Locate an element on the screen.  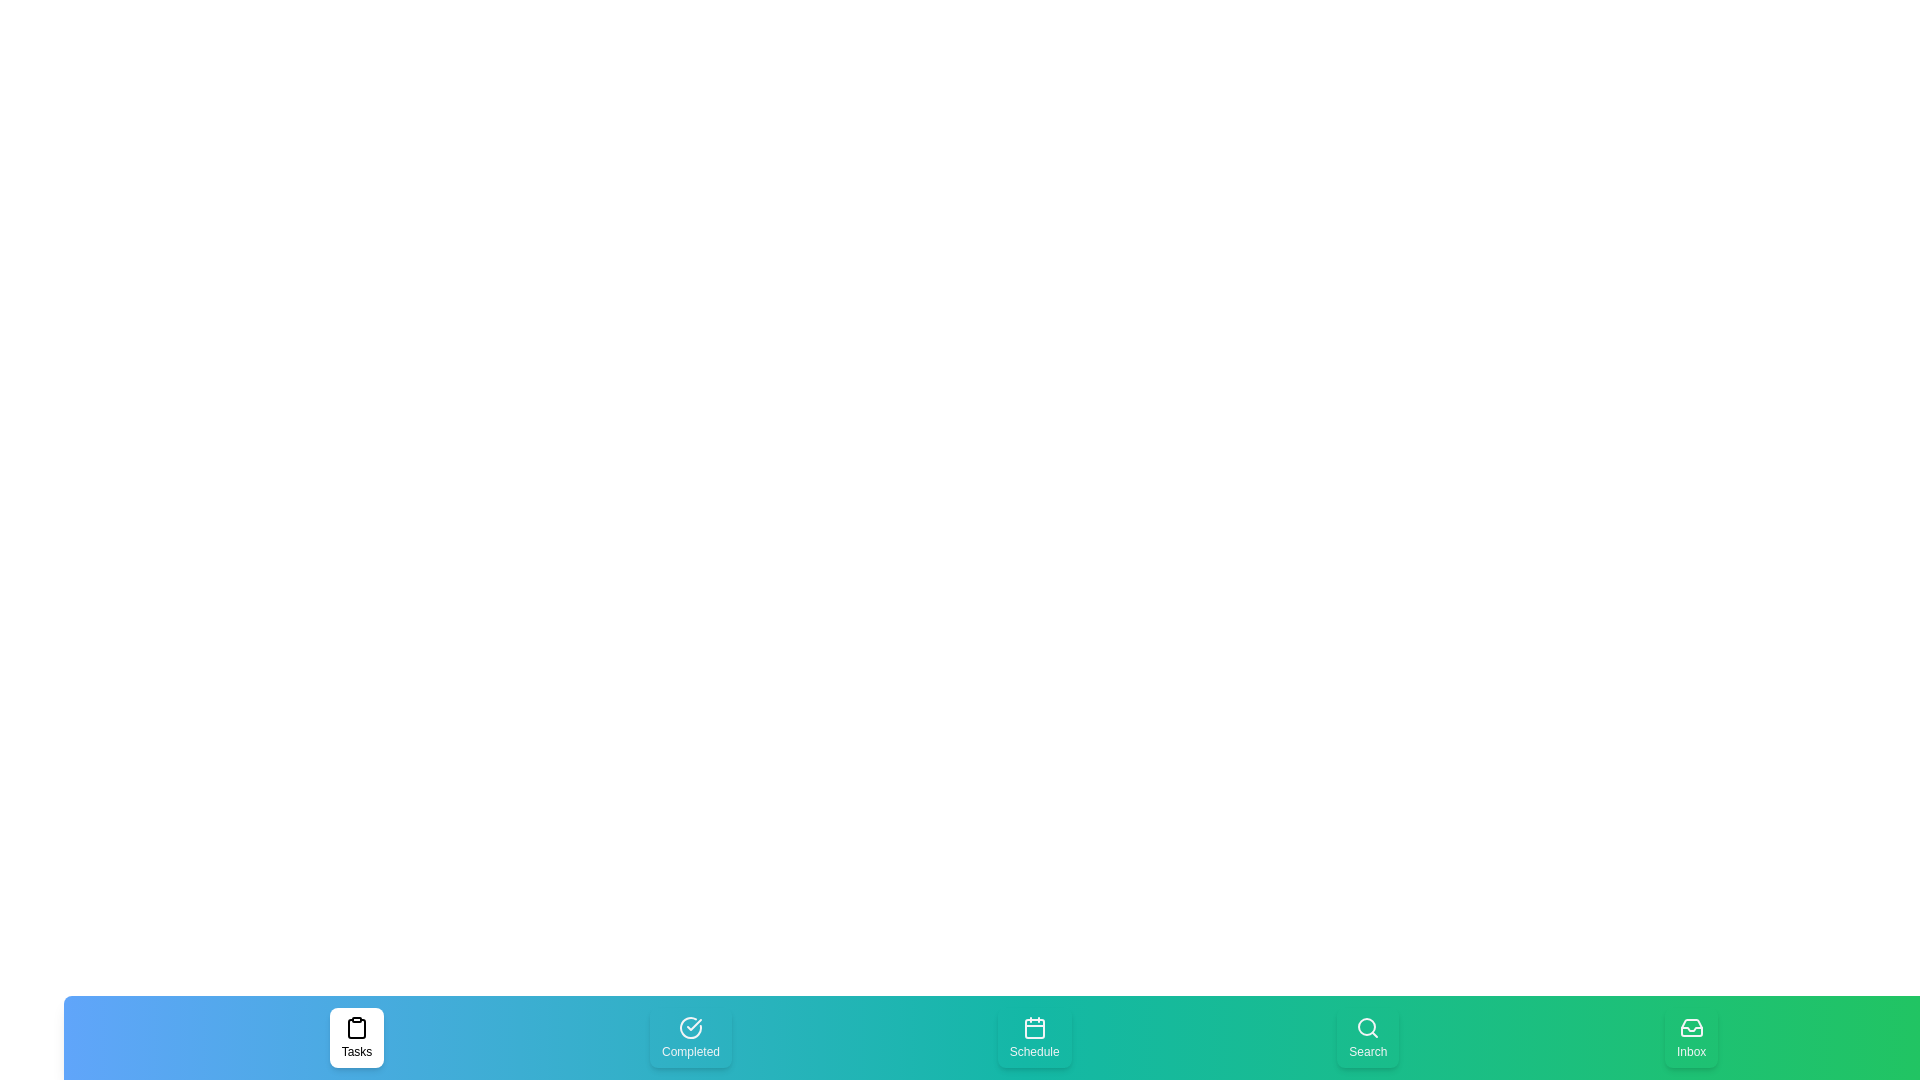
the Schedule tab to select it is located at coordinates (1034, 1036).